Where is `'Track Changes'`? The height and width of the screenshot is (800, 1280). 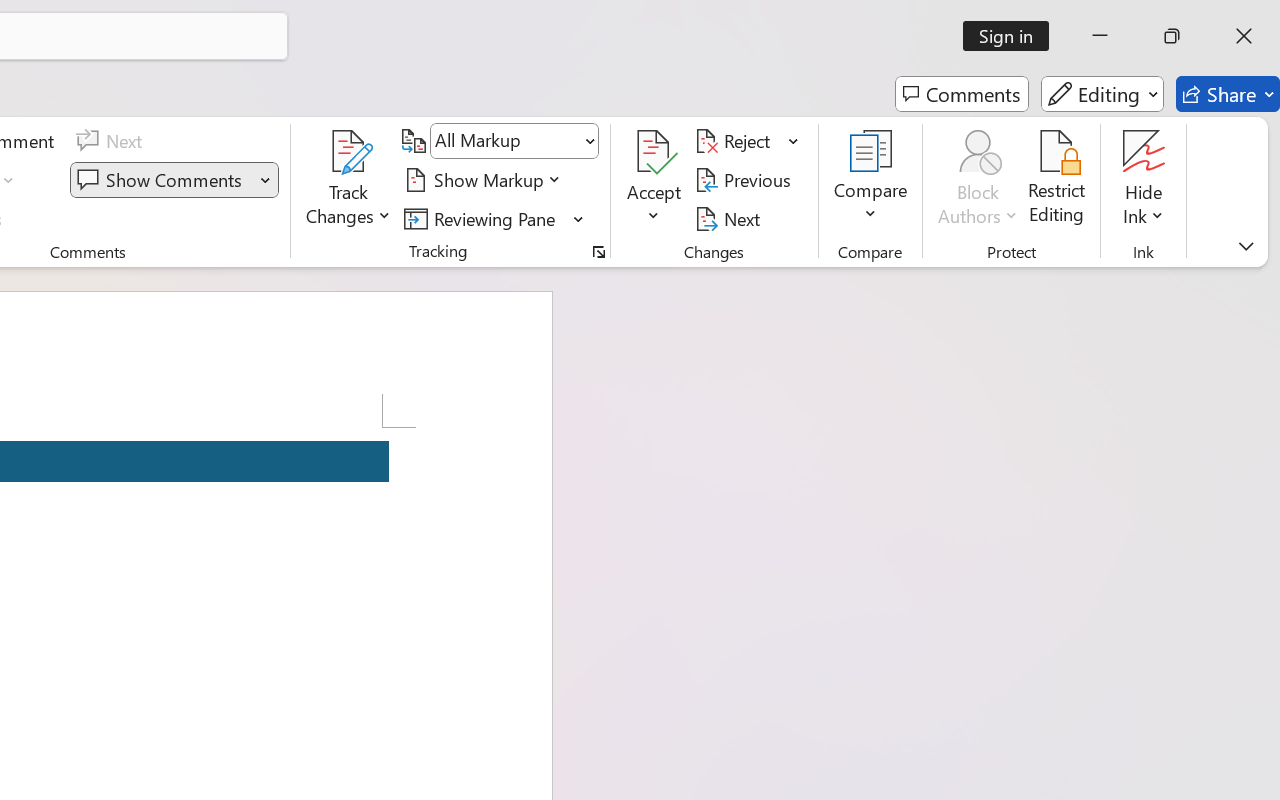
'Track Changes' is located at coordinates (349, 179).